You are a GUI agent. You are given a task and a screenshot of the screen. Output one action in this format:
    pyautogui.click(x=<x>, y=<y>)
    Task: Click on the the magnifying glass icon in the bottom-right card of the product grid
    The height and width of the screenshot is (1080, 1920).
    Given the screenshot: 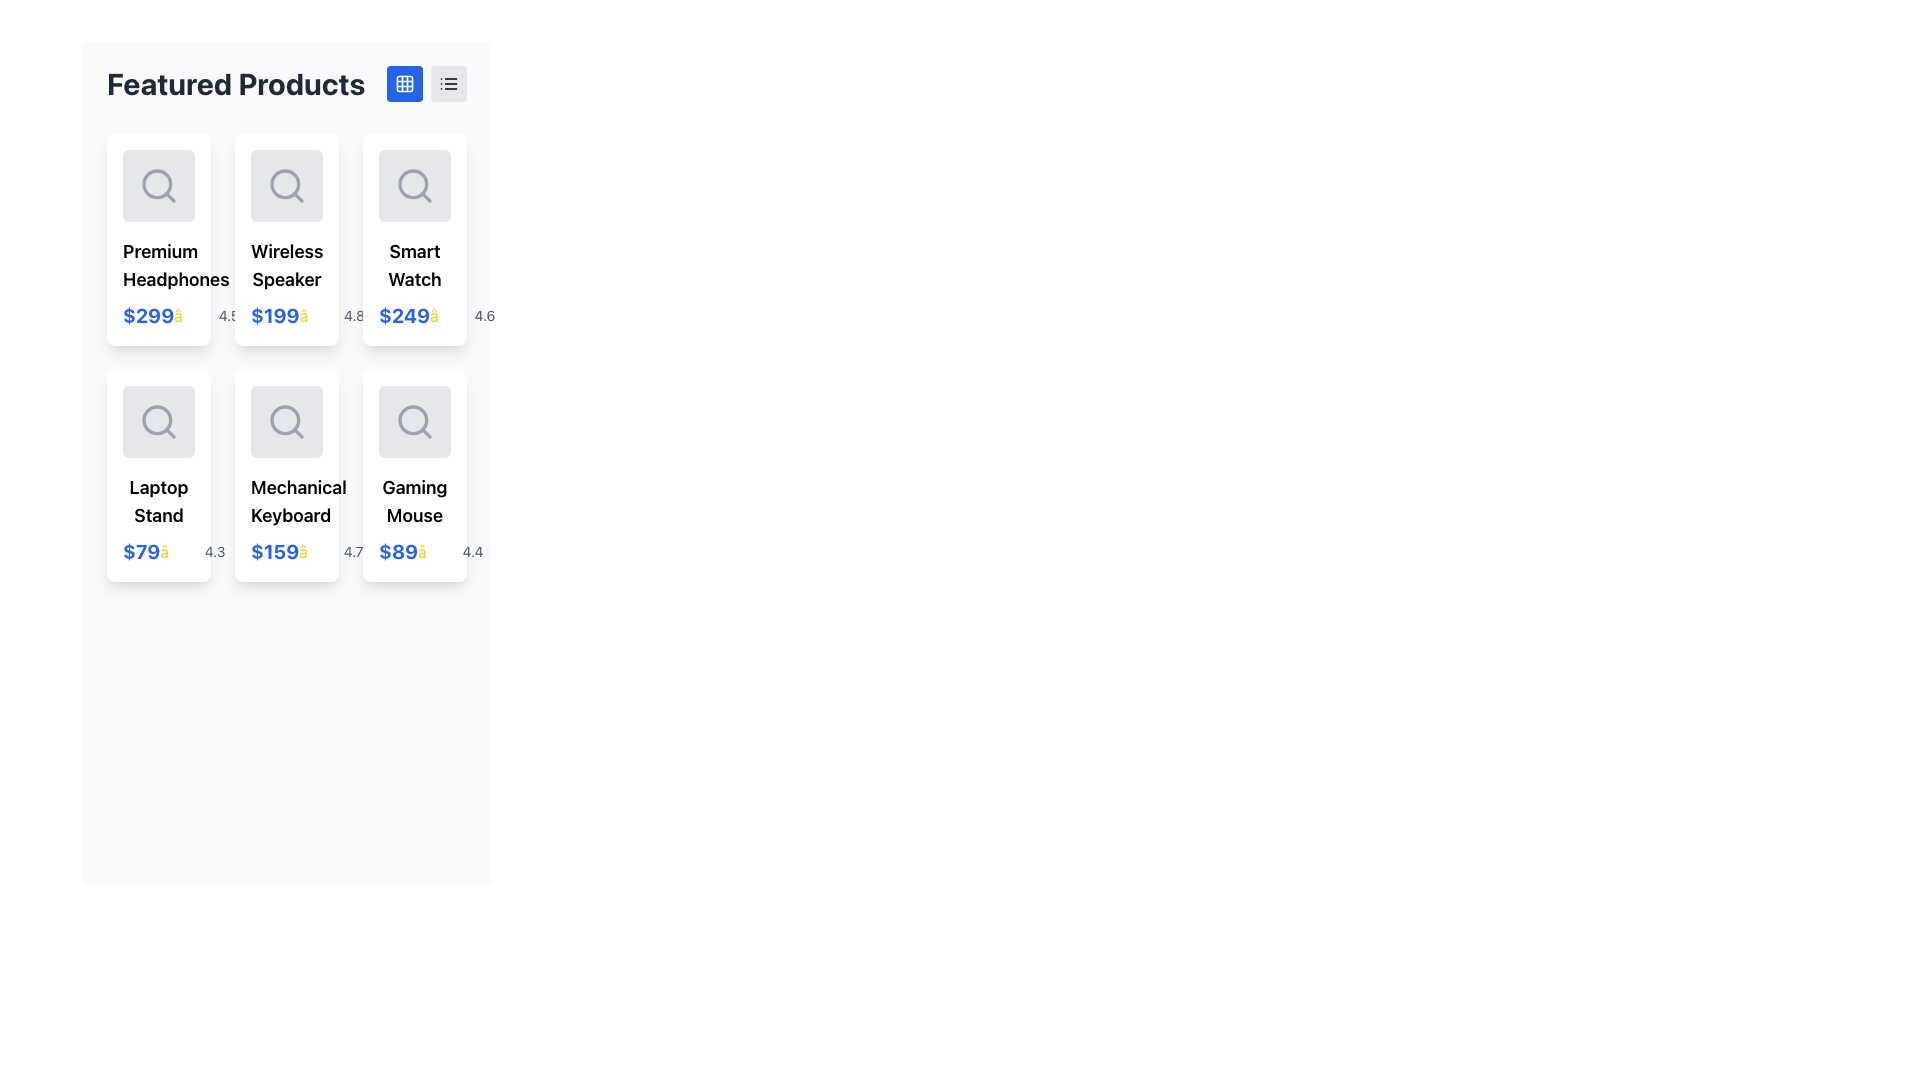 What is the action you would take?
    pyautogui.click(x=413, y=420)
    